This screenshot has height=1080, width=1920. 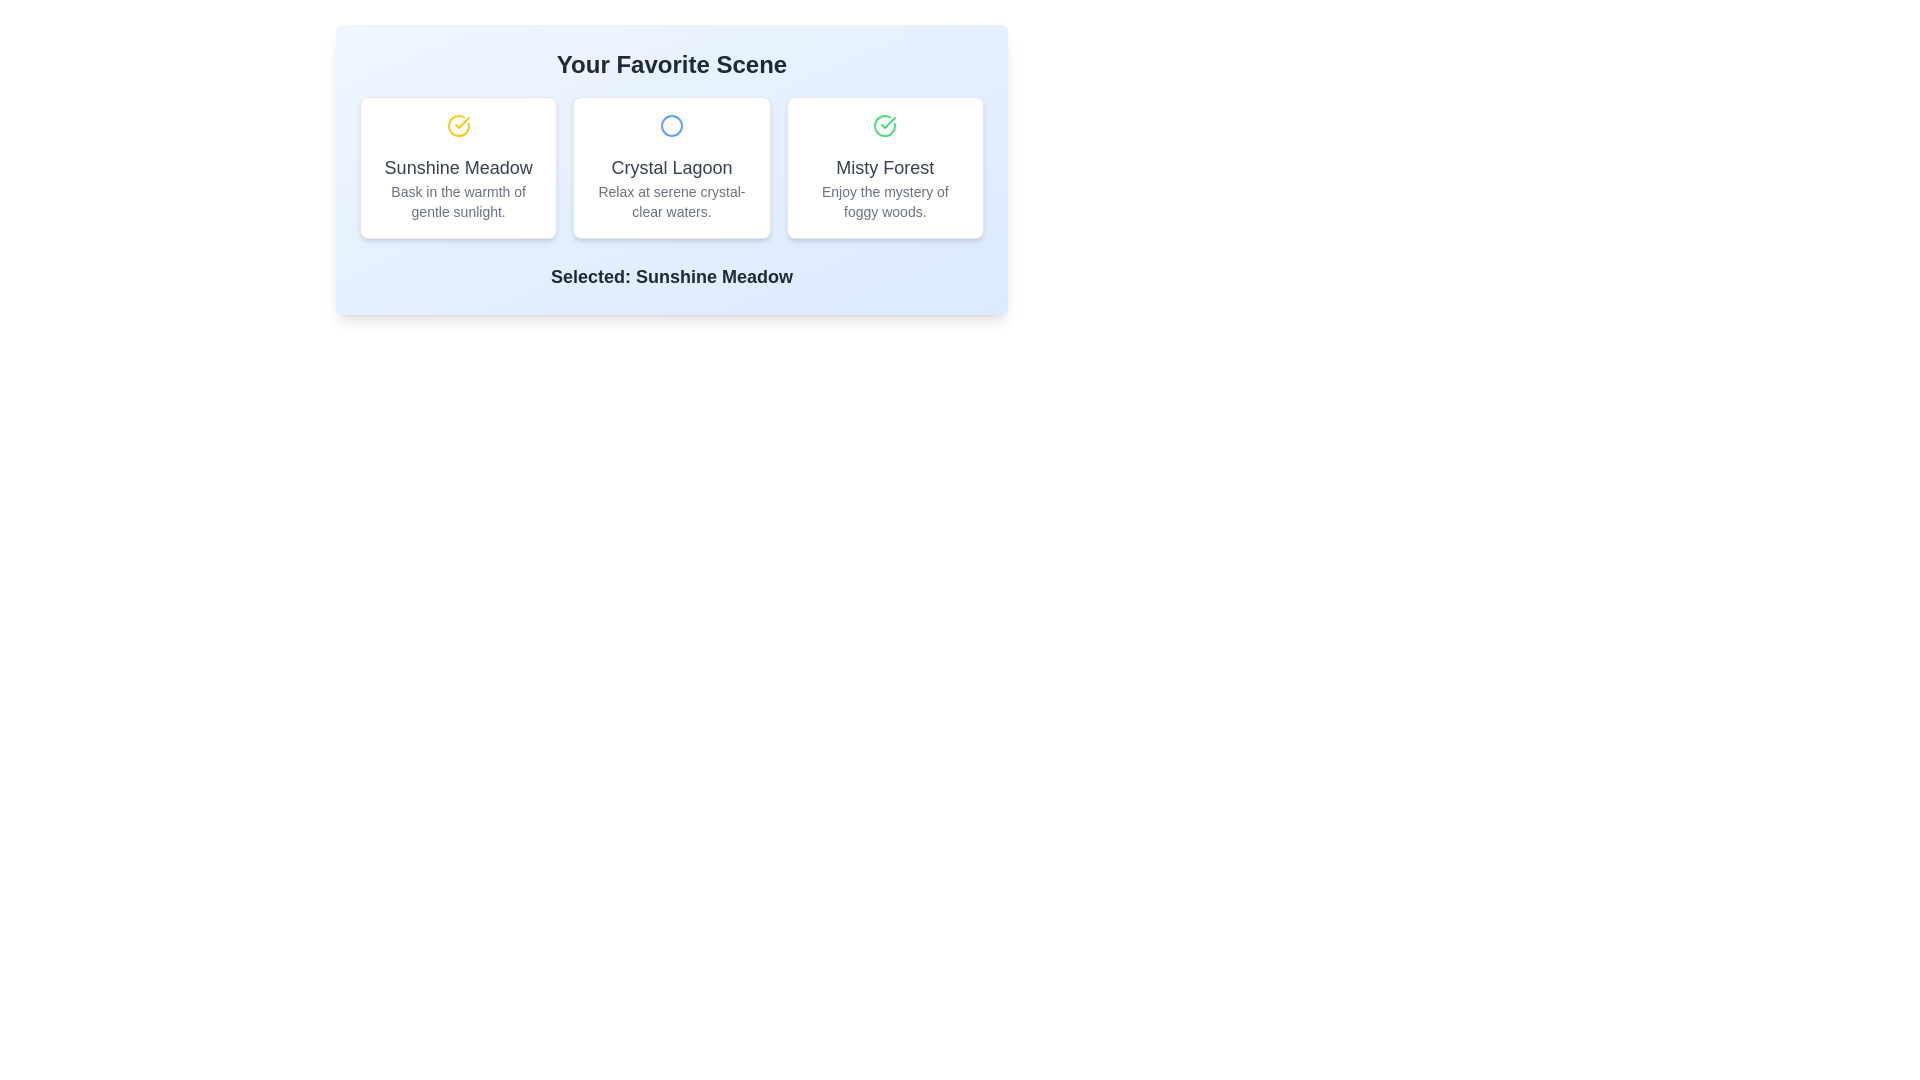 I want to click on the selectable card titled 'Crystal Lagoon', which features a blue circular icon and bold text, located in the middle of three cards, so click(x=672, y=167).